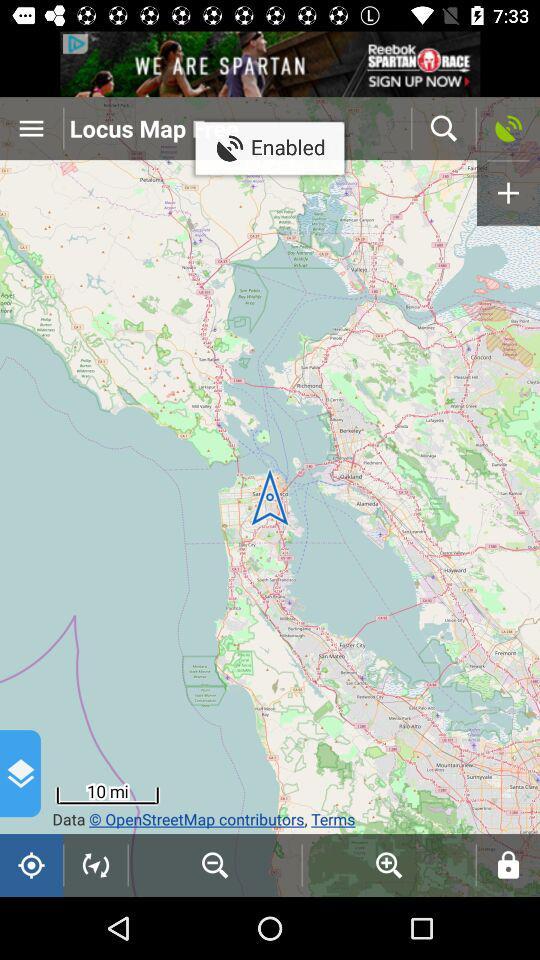 This screenshot has height=960, width=540. What do you see at coordinates (508, 864) in the screenshot?
I see `the lock icon` at bounding box center [508, 864].